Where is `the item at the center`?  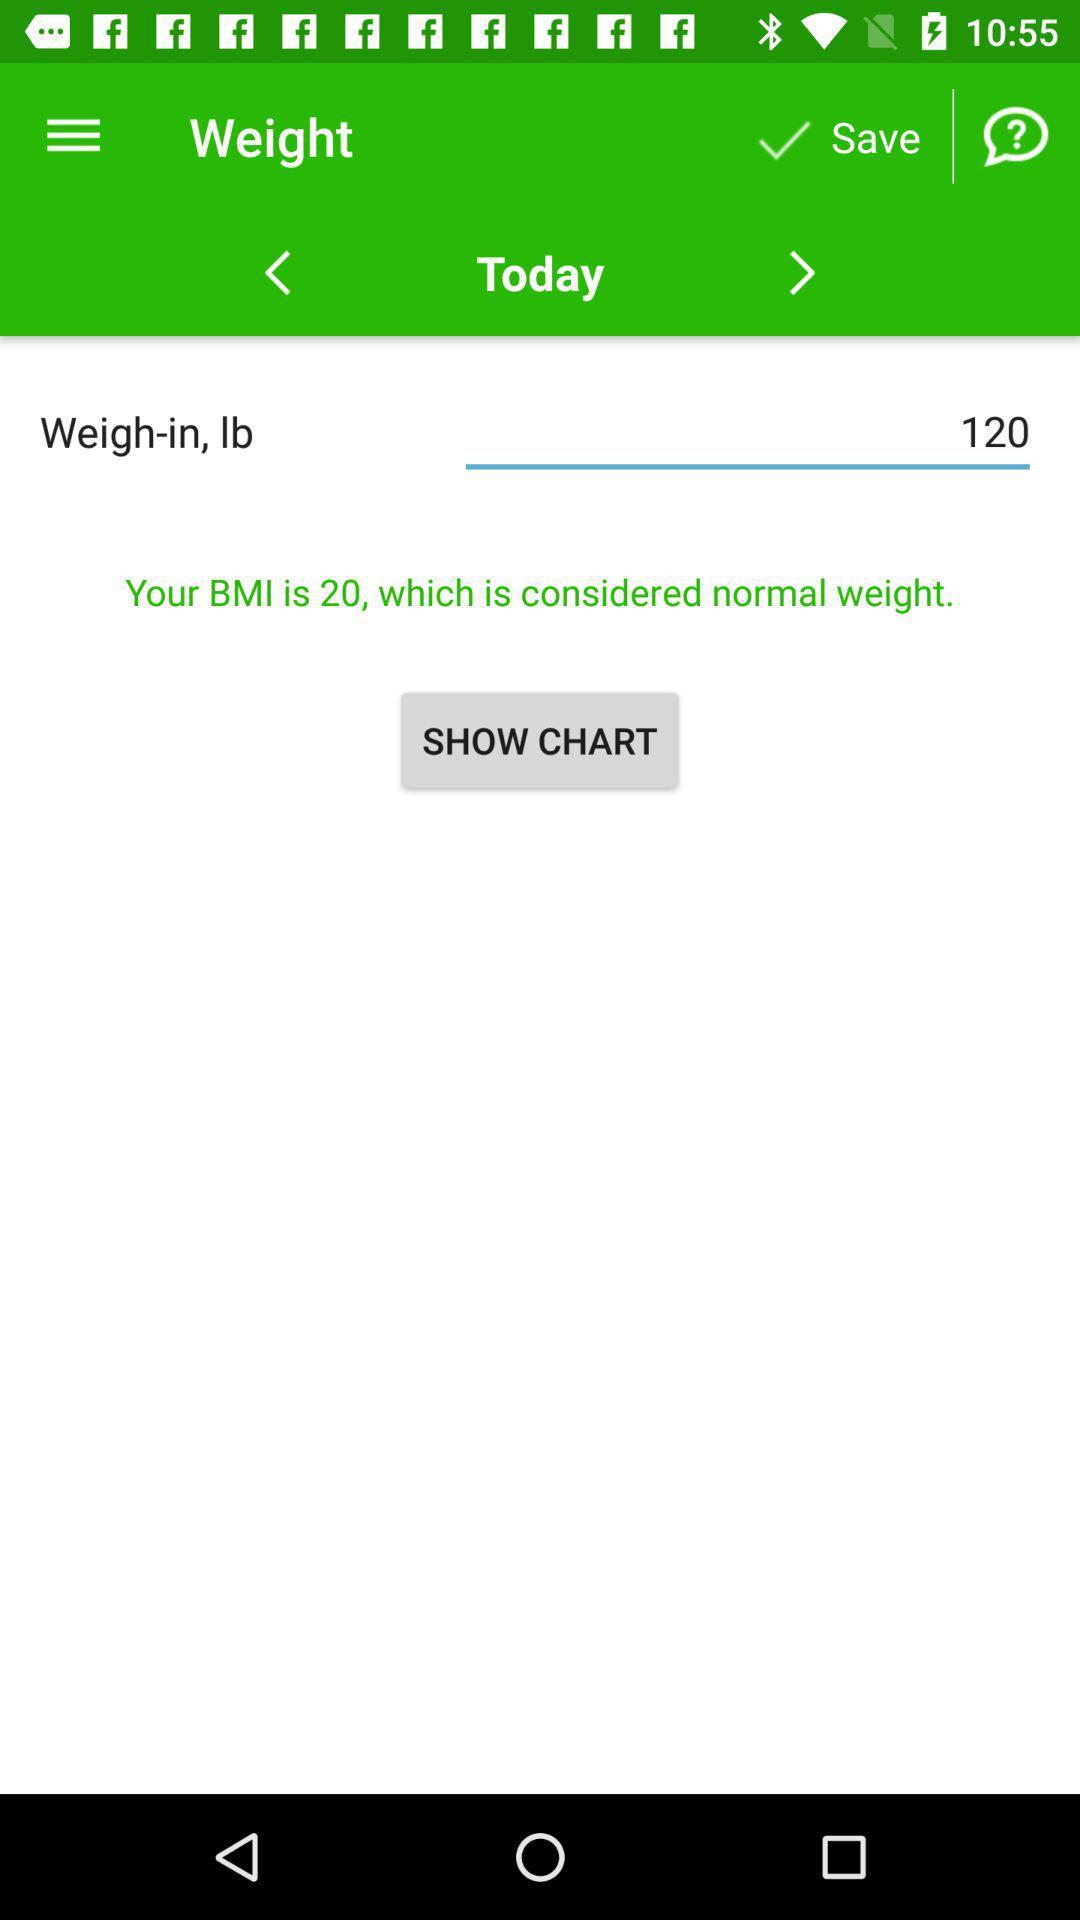
the item at the center is located at coordinates (540, 739).